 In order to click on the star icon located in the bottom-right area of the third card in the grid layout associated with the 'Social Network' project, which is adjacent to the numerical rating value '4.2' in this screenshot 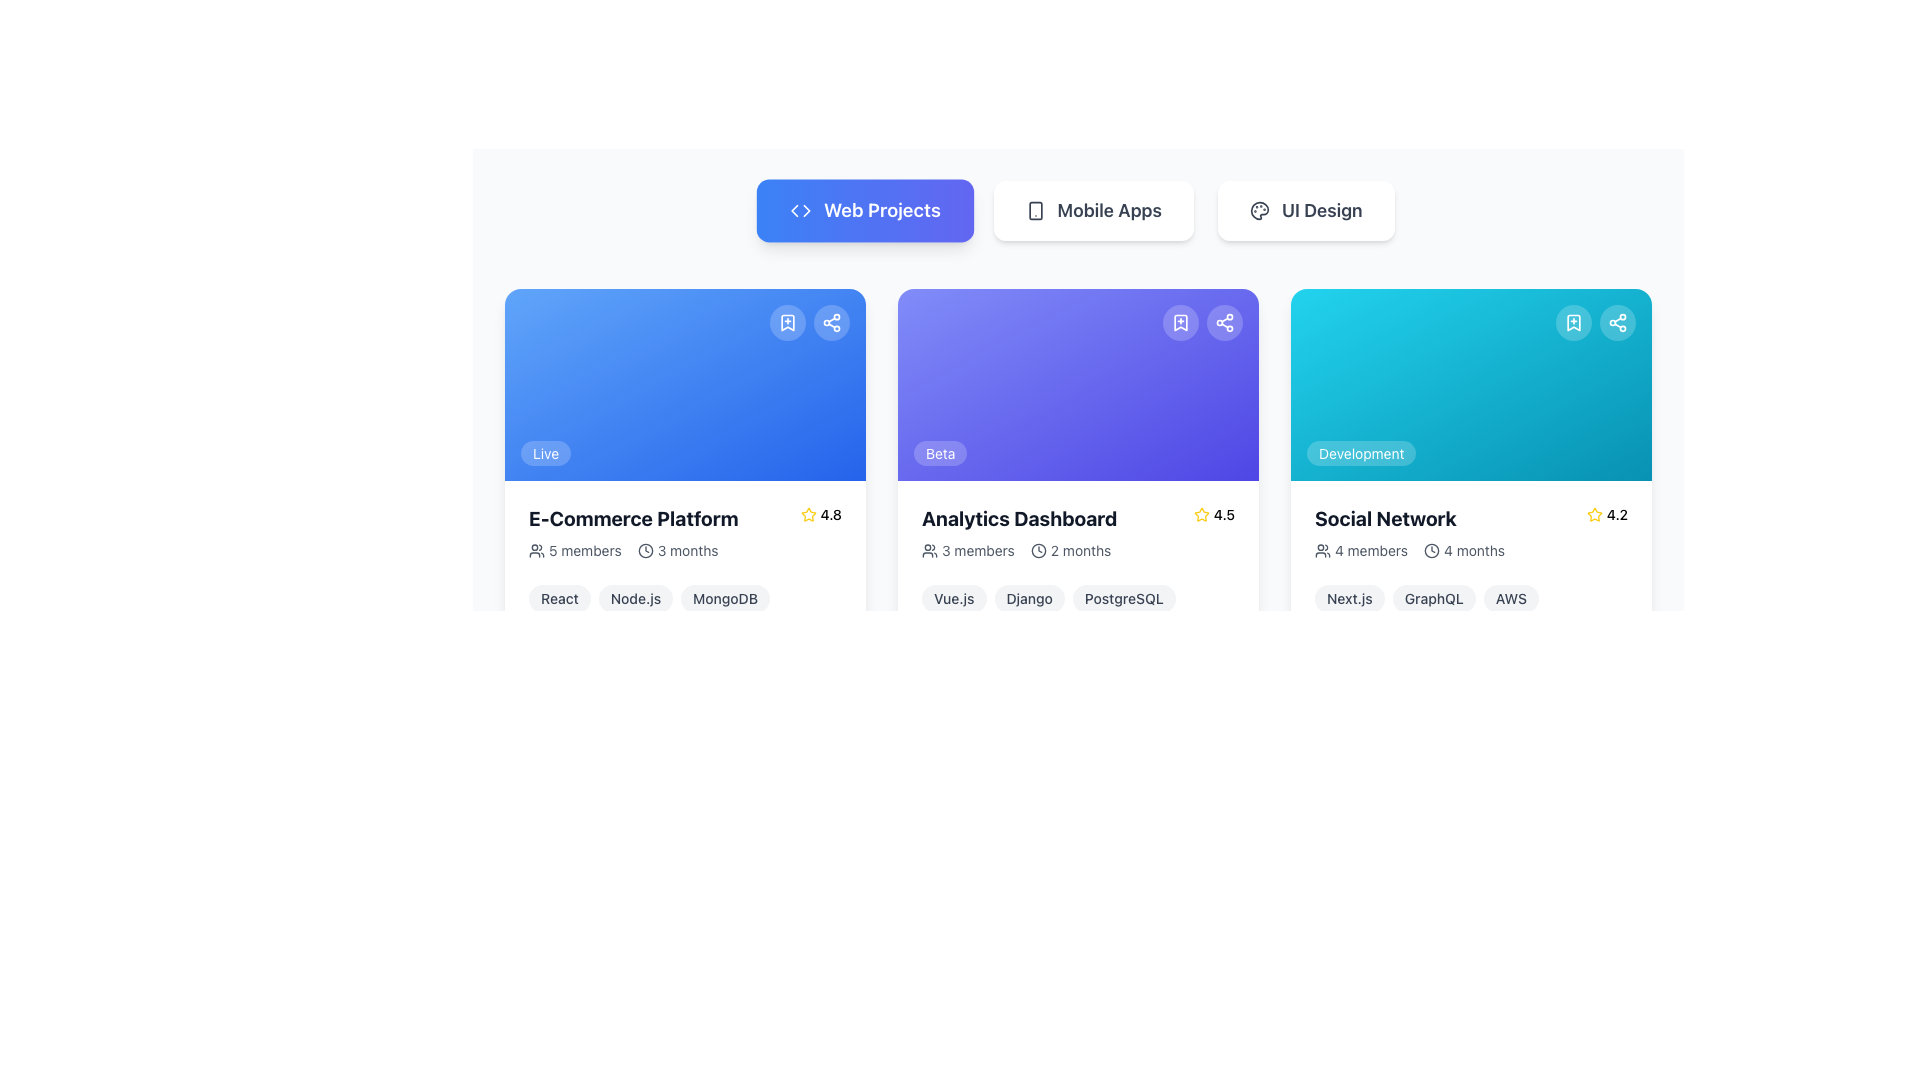, I will do `click(1593, 513)`.